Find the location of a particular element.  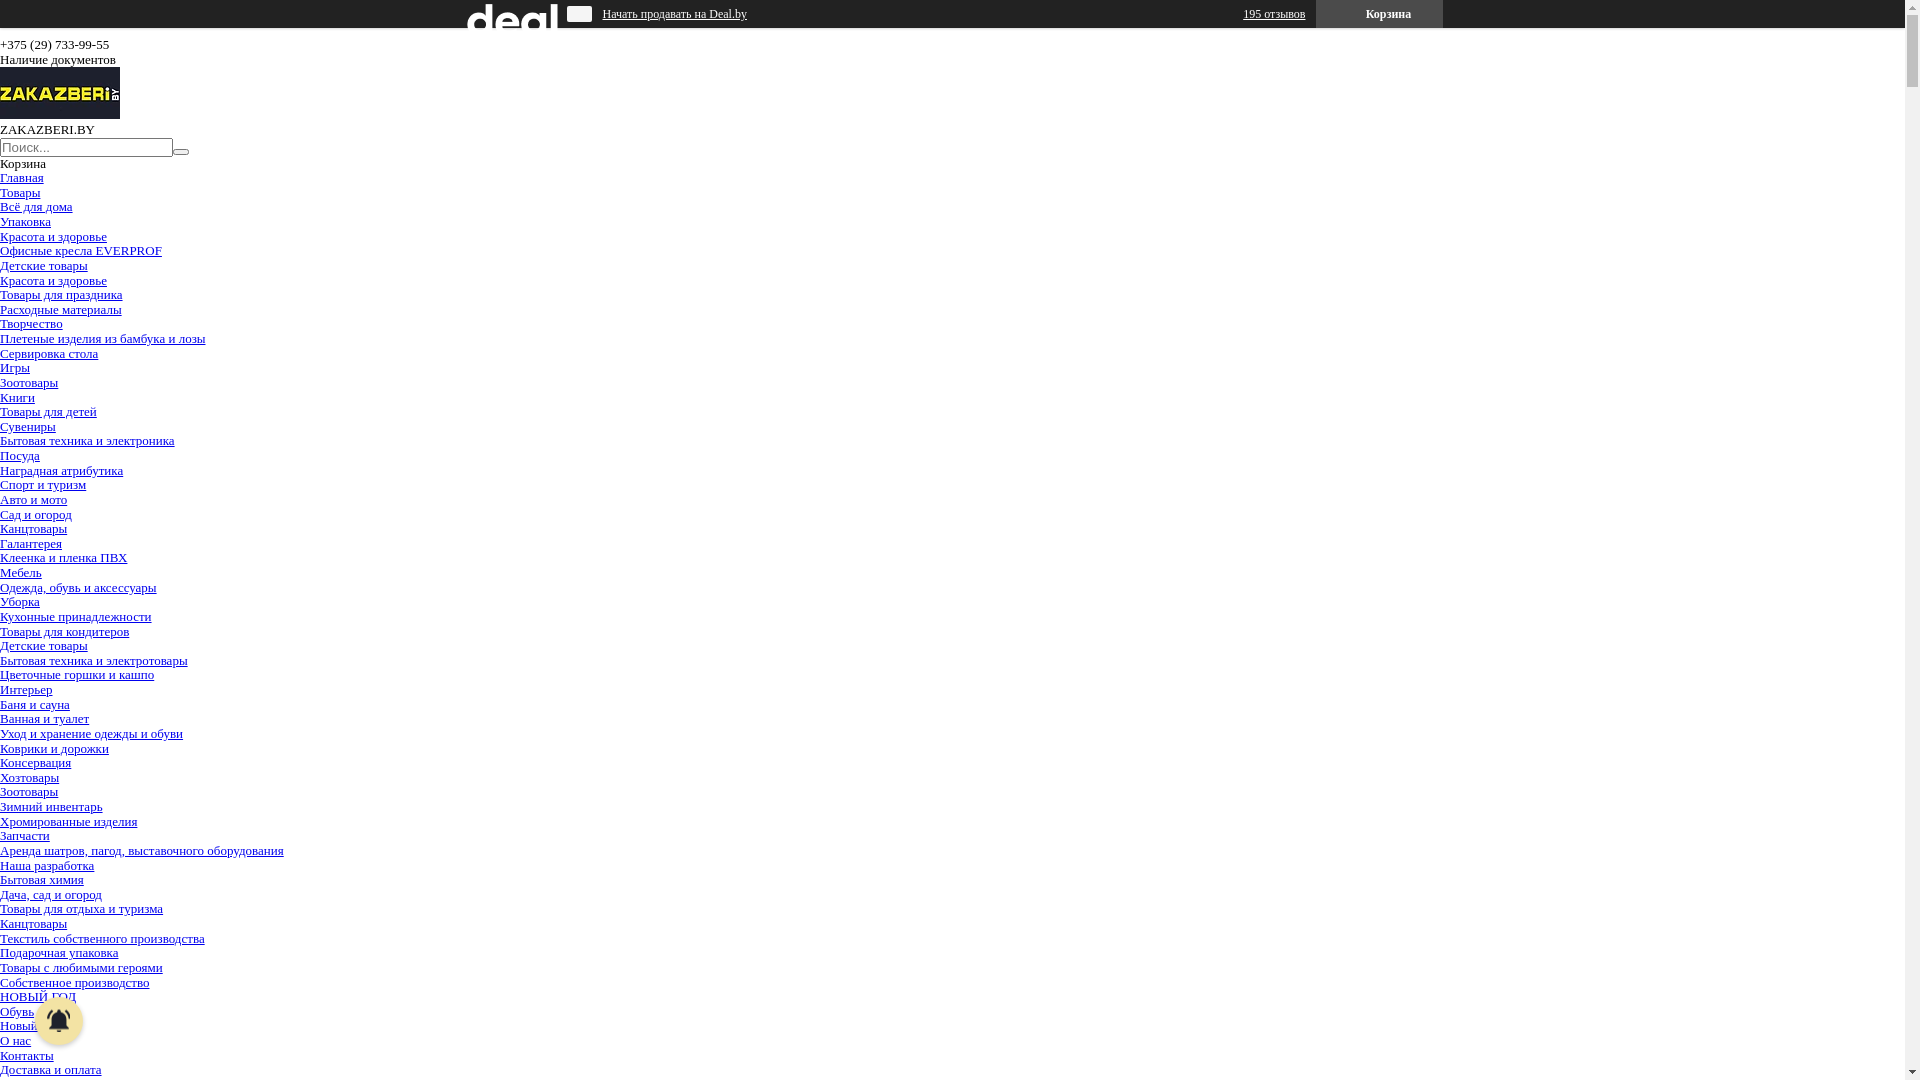

'ZAKAZBERI.BY' is located at coordinates (59, 114).